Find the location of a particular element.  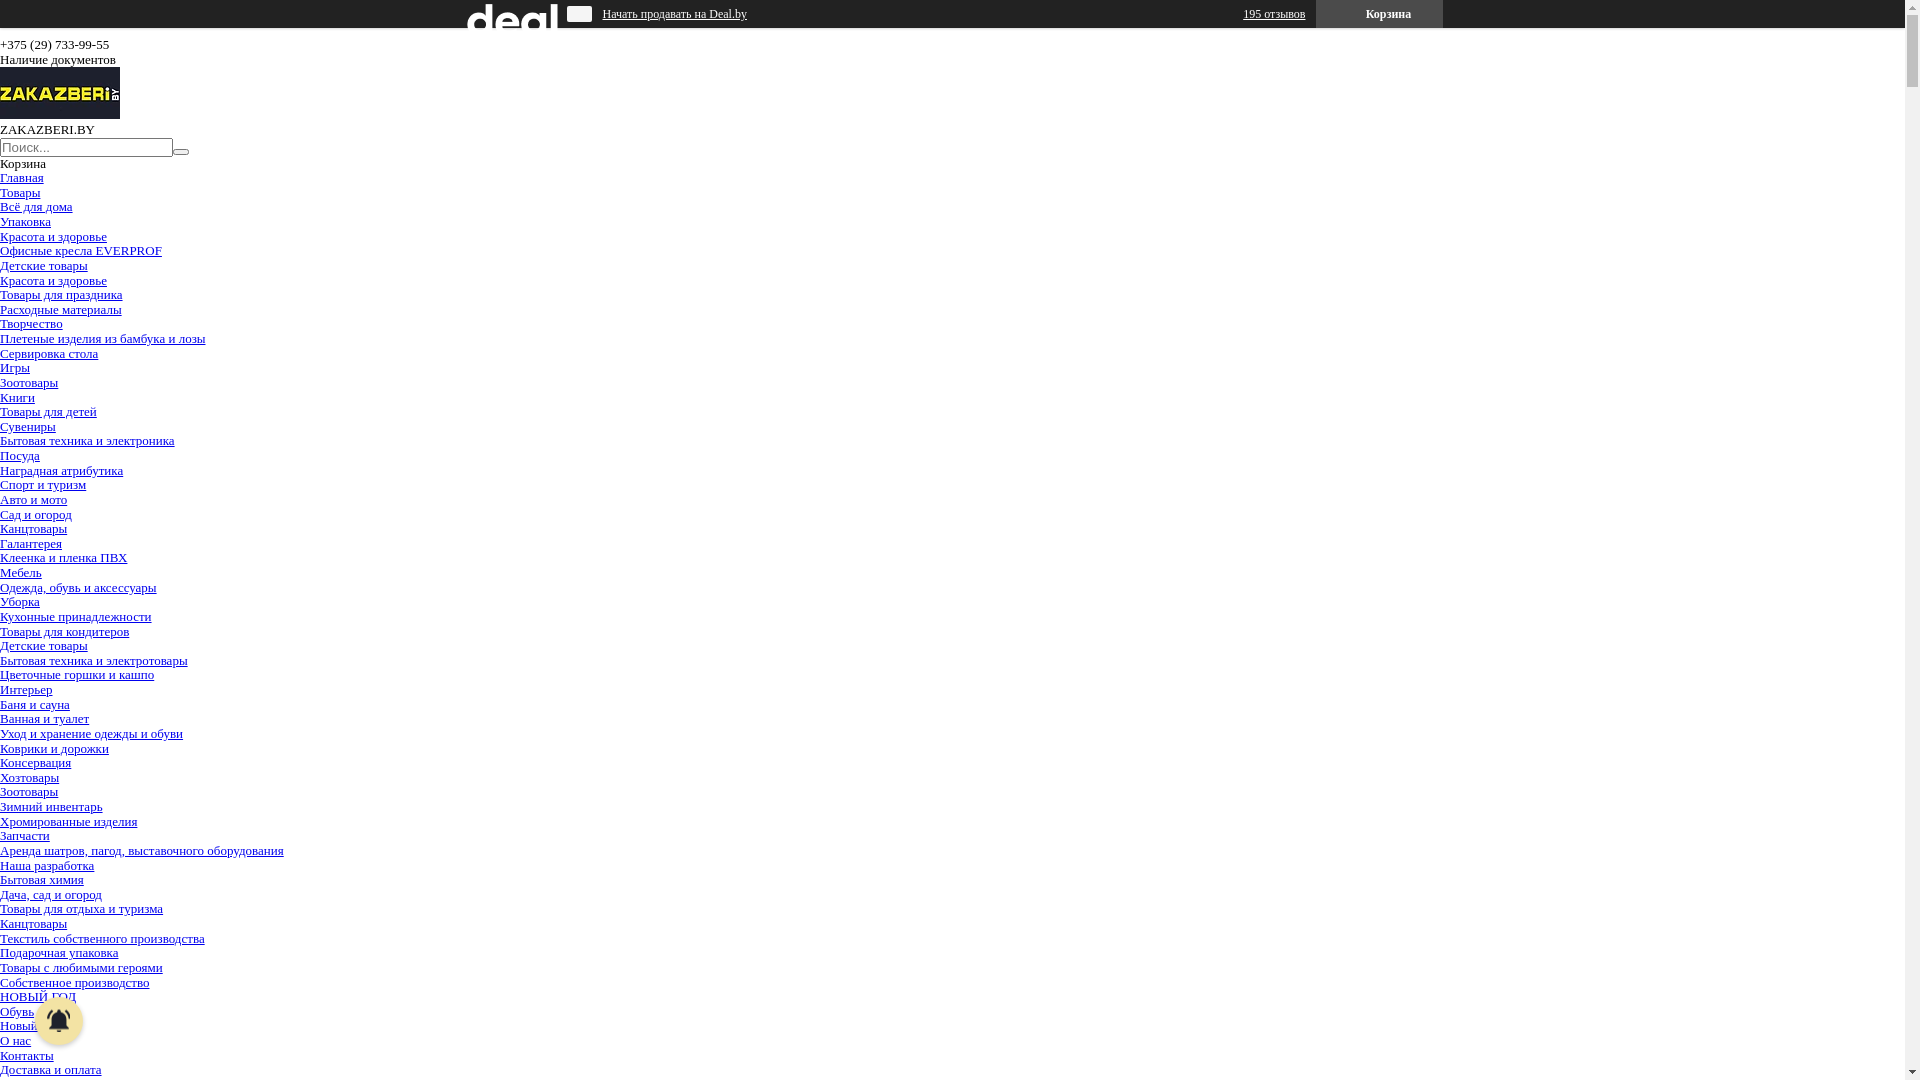

'ZAKAZBERI.BY' is located at coordinates (59, 114).